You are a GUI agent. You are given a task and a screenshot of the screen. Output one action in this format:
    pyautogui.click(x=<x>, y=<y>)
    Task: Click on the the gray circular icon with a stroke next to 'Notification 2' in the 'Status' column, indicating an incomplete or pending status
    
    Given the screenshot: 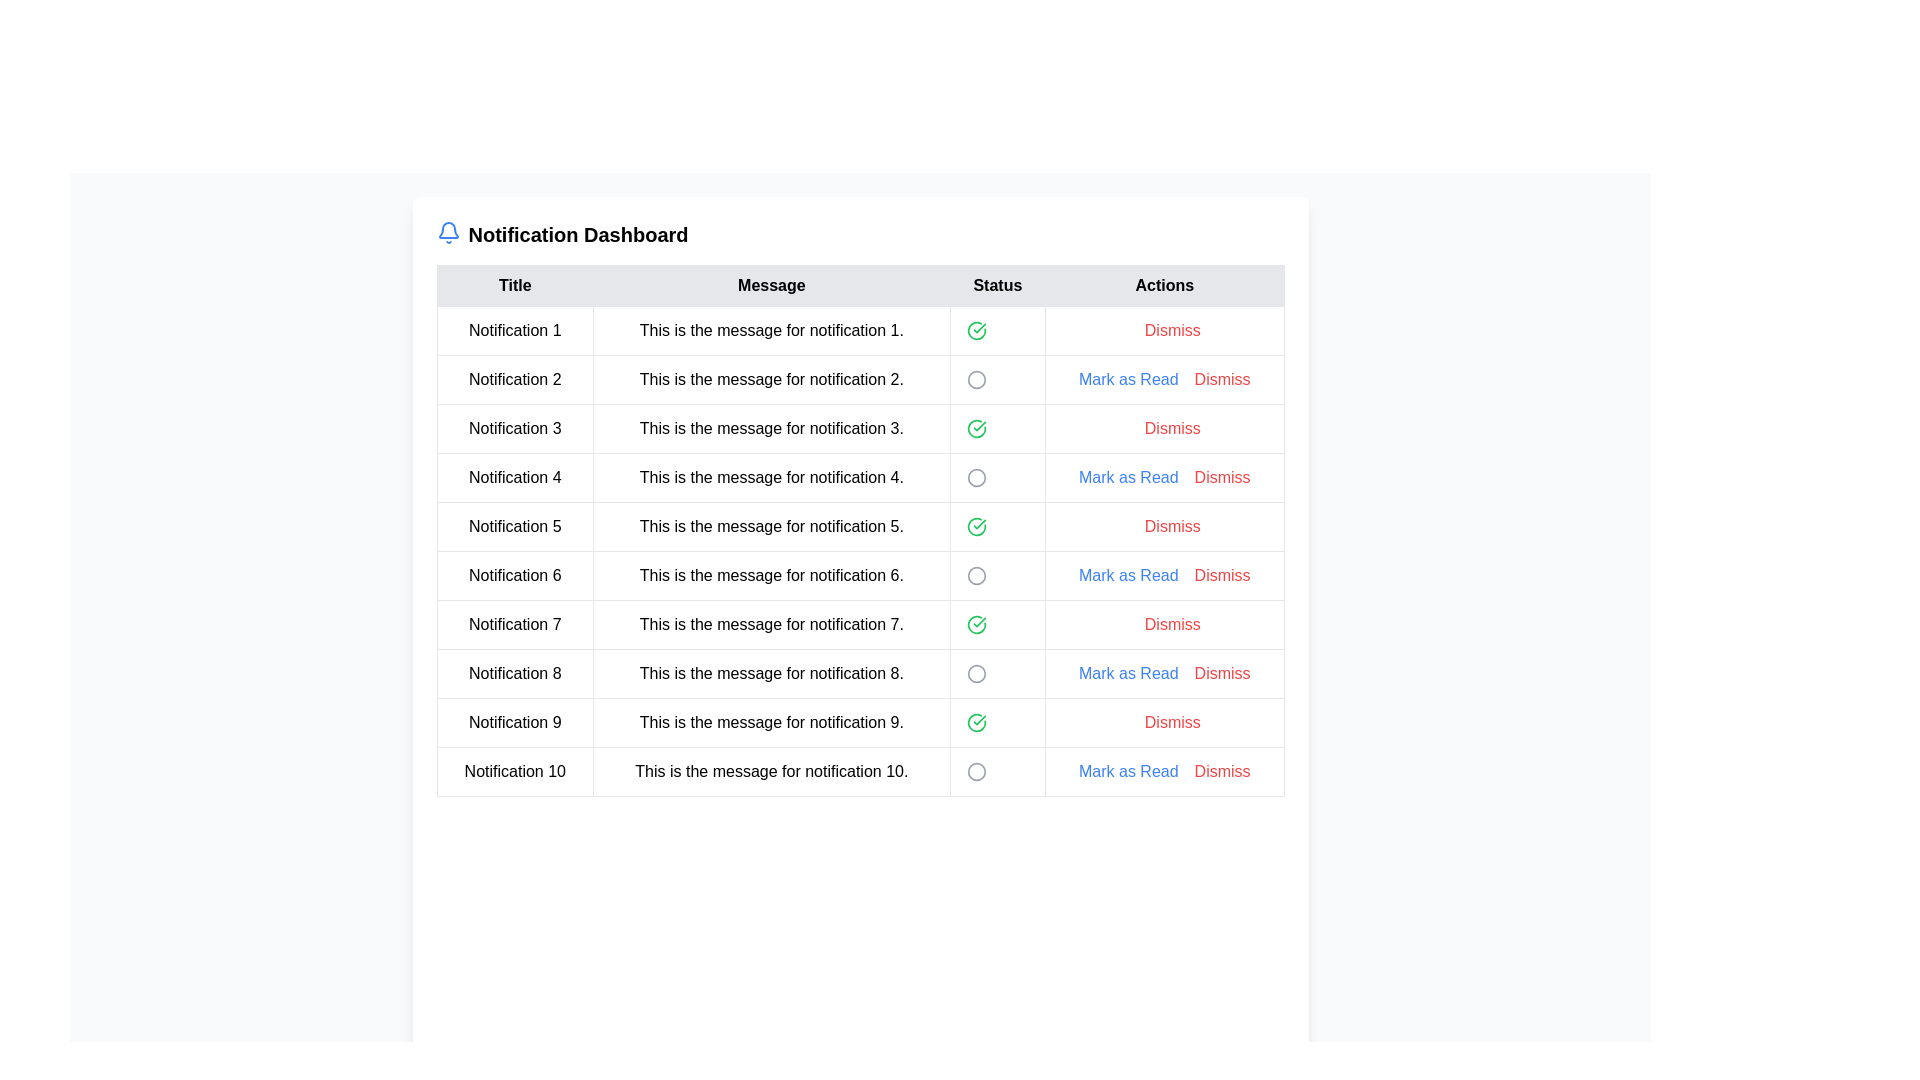 What is the action you would take?
    pyautogui.click(x=976, y=380)
    